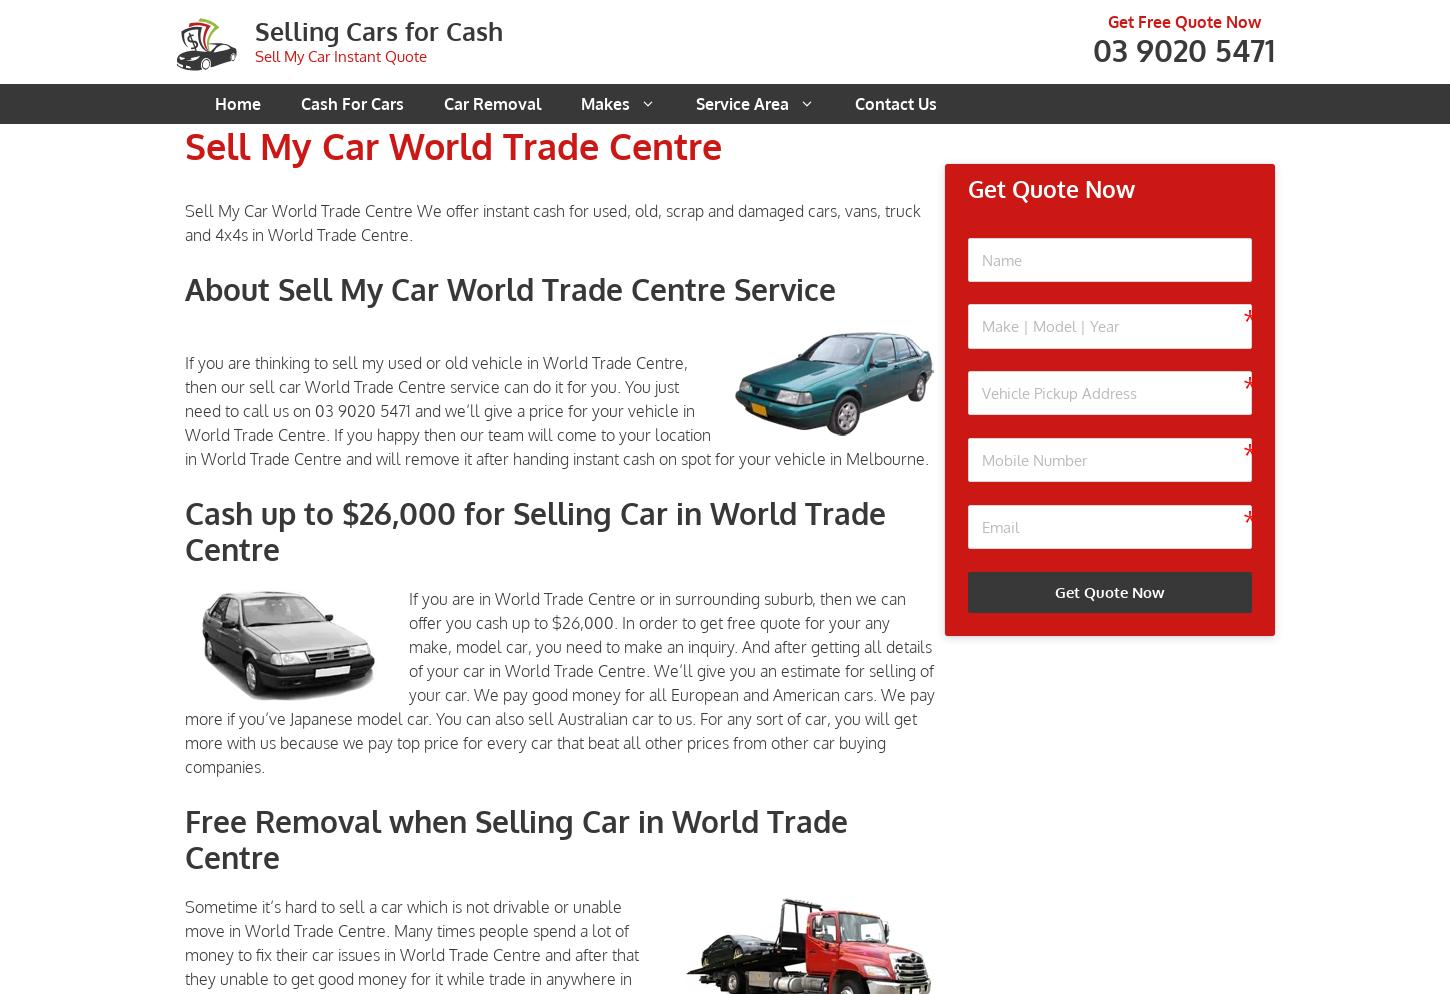 This screenshot has width=1450, height=994. What do you see at coordinates (559, 681) in the screenshot?
I see `'If you are in World Trade Centre or in surrounding suburb, then we can offer you cash up to $26,000. In order to get free quote for your any make, model car, you need to make an inquiry. And after getting all details of your car in World Trade Centre. We’ll give you an estimate for selling of your car. We pay good money for all European and American cars. We pay more if you’ve Japanese model car. You can also sell Australian car to us. For any sort of car, you will get more with us because we pay top price for every car that beat all other prices from other car buying companies.'` at bounding box center [559, 681].